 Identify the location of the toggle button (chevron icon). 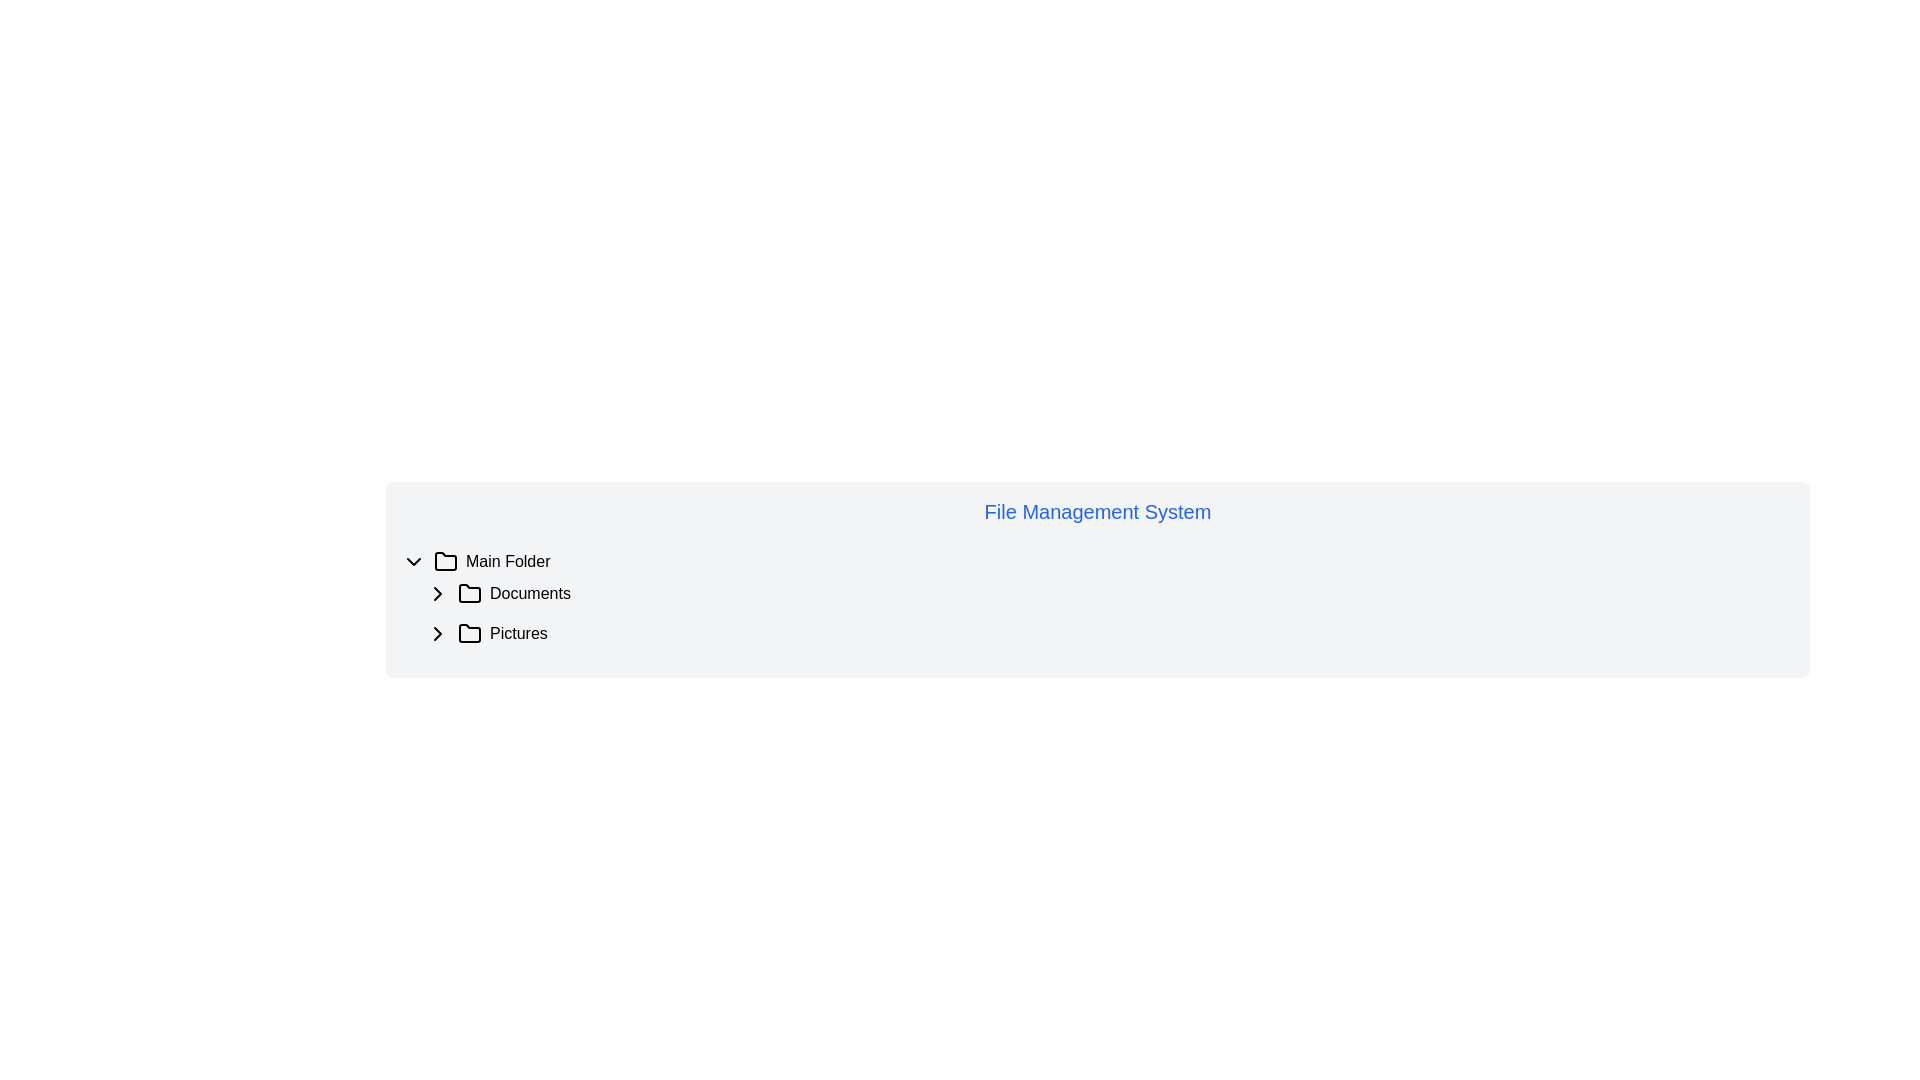
(436, 633).